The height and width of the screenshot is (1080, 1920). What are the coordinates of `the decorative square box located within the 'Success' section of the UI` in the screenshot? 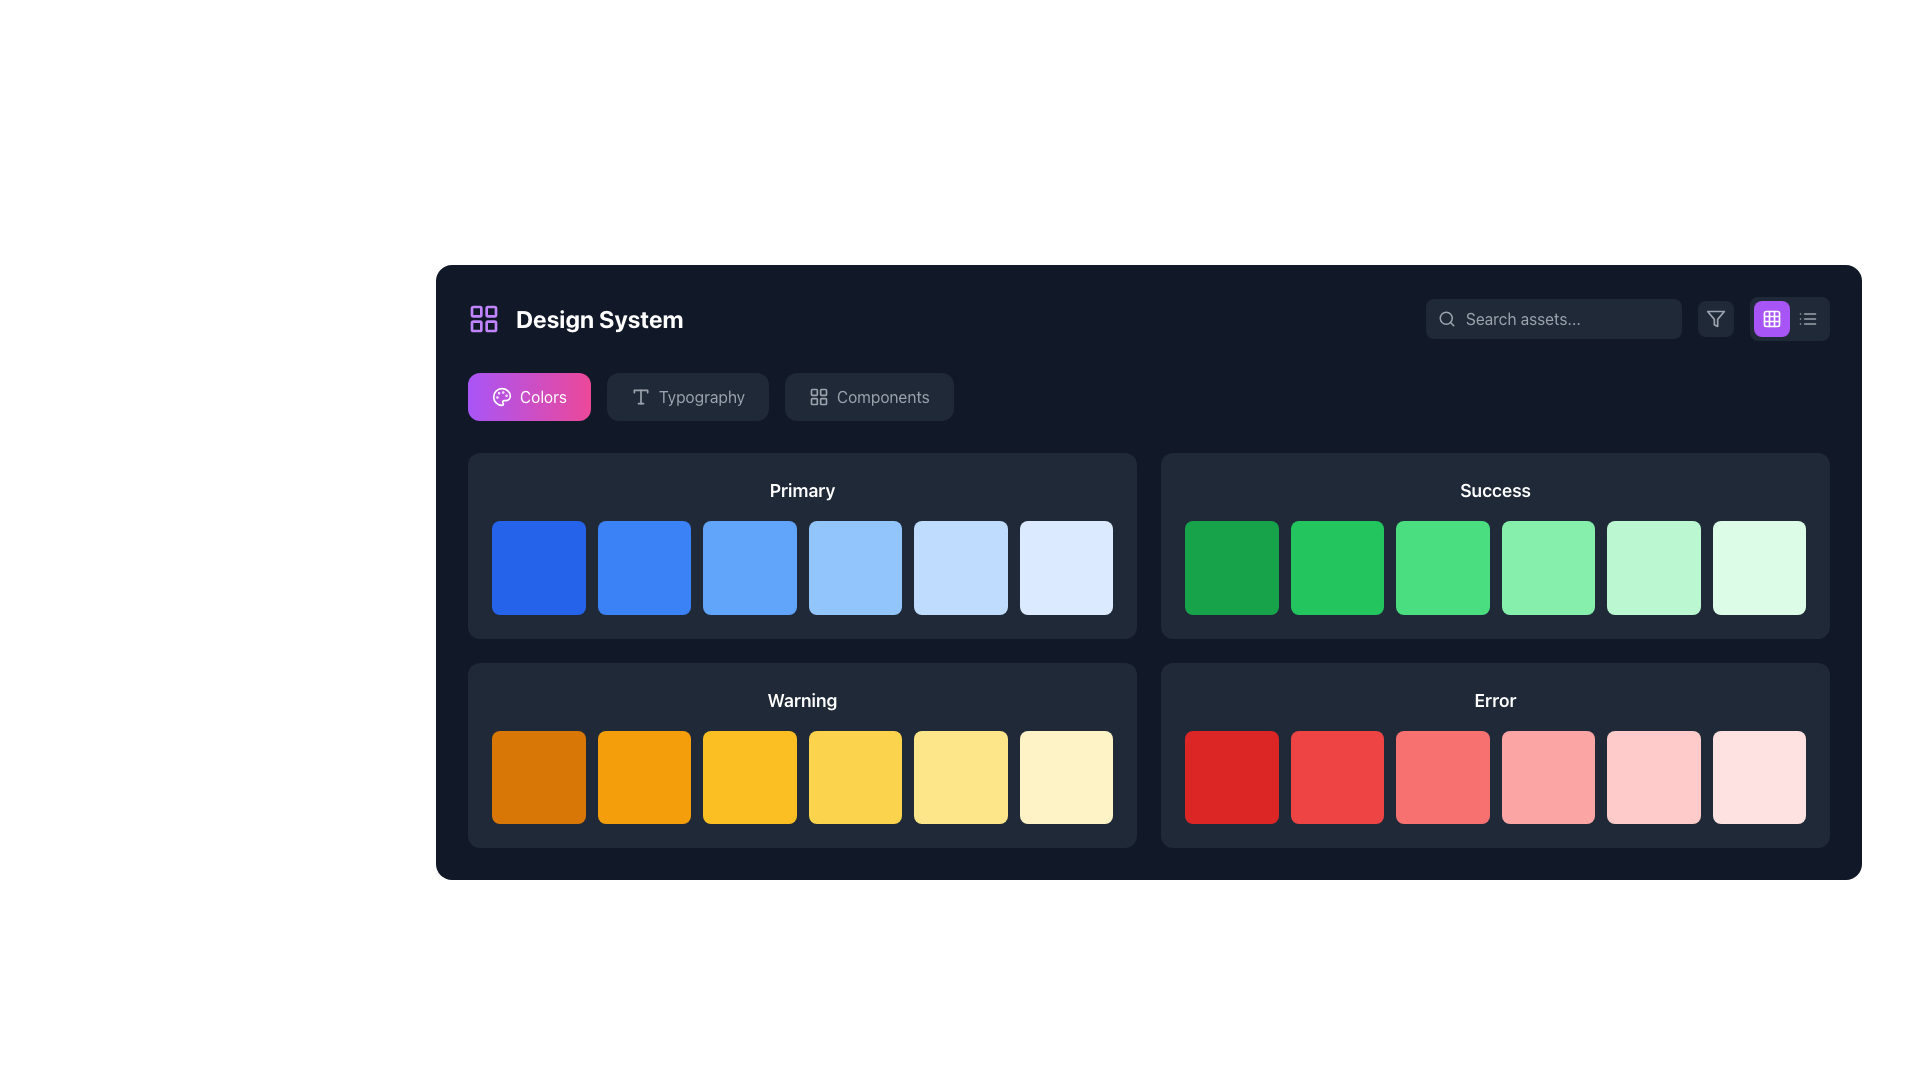 It's located at (1445, 570).